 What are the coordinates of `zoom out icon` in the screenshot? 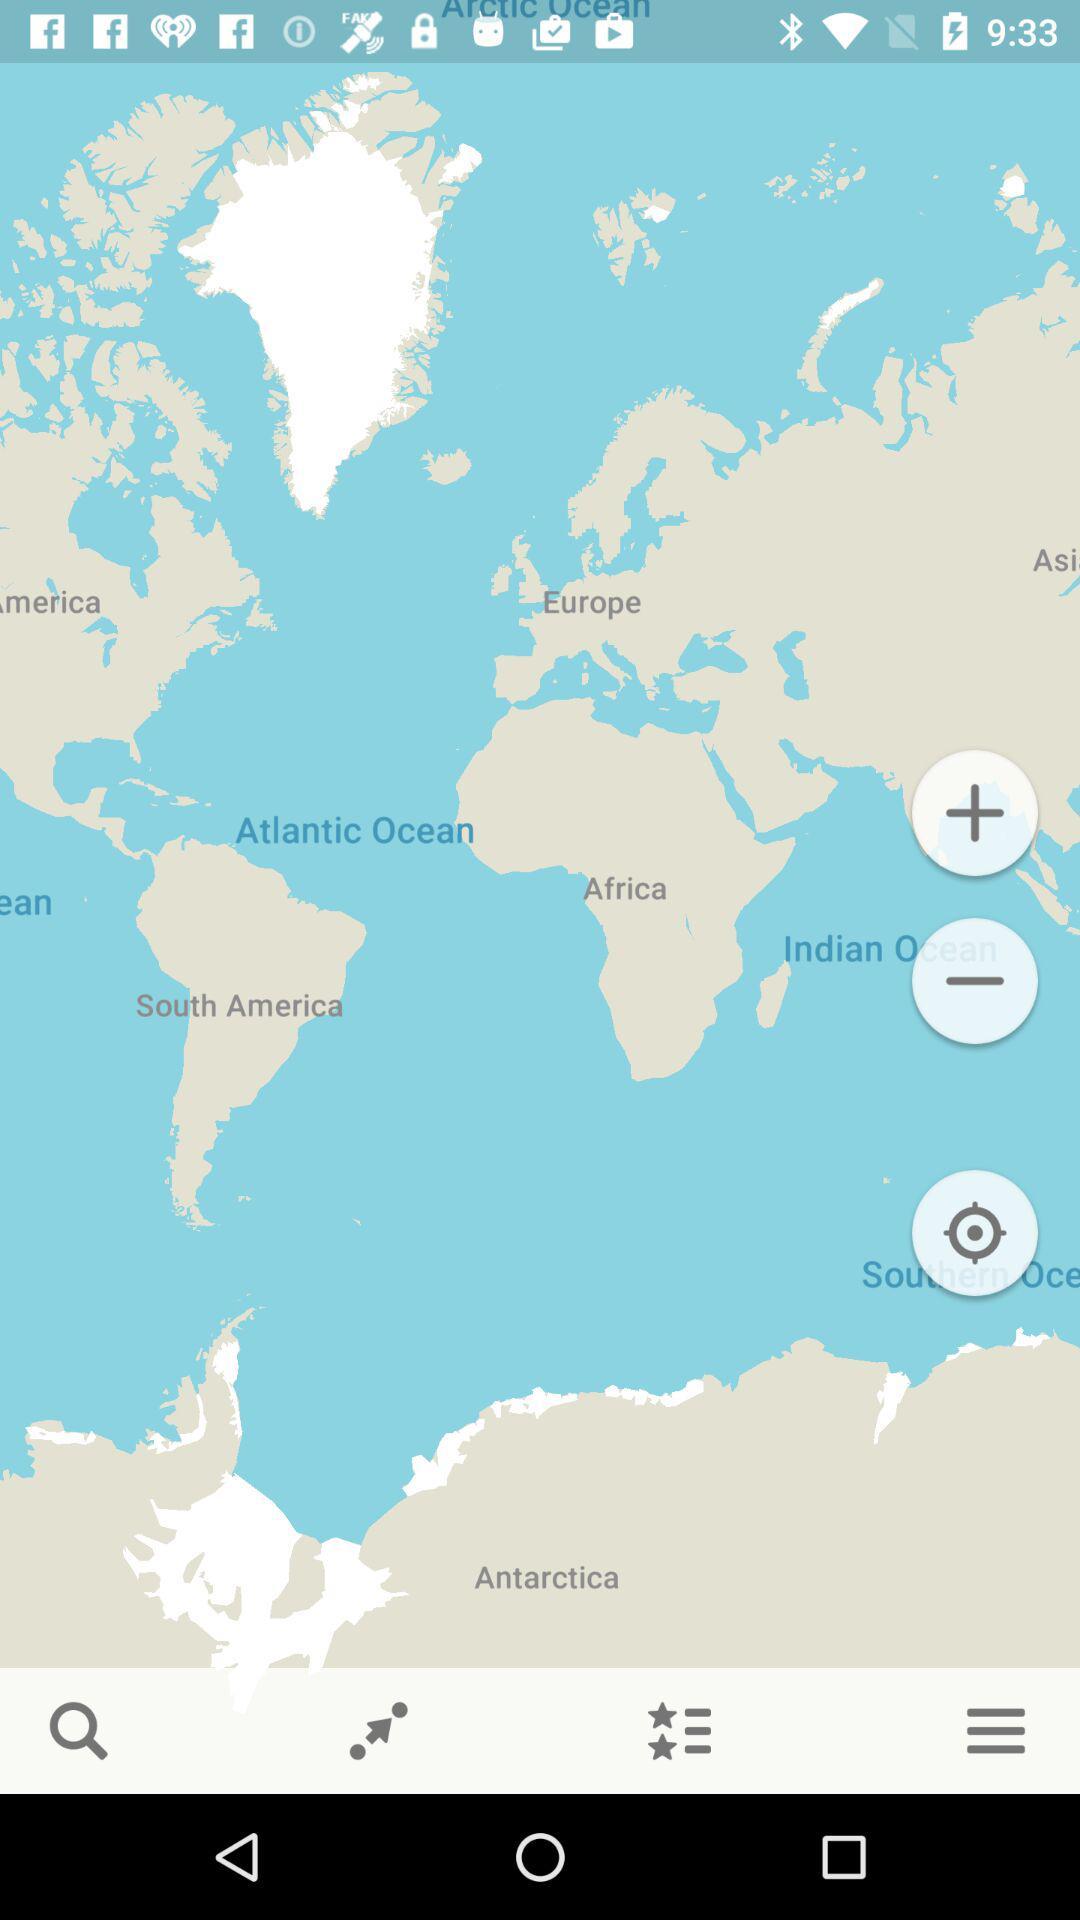 It's located at (974, 980).